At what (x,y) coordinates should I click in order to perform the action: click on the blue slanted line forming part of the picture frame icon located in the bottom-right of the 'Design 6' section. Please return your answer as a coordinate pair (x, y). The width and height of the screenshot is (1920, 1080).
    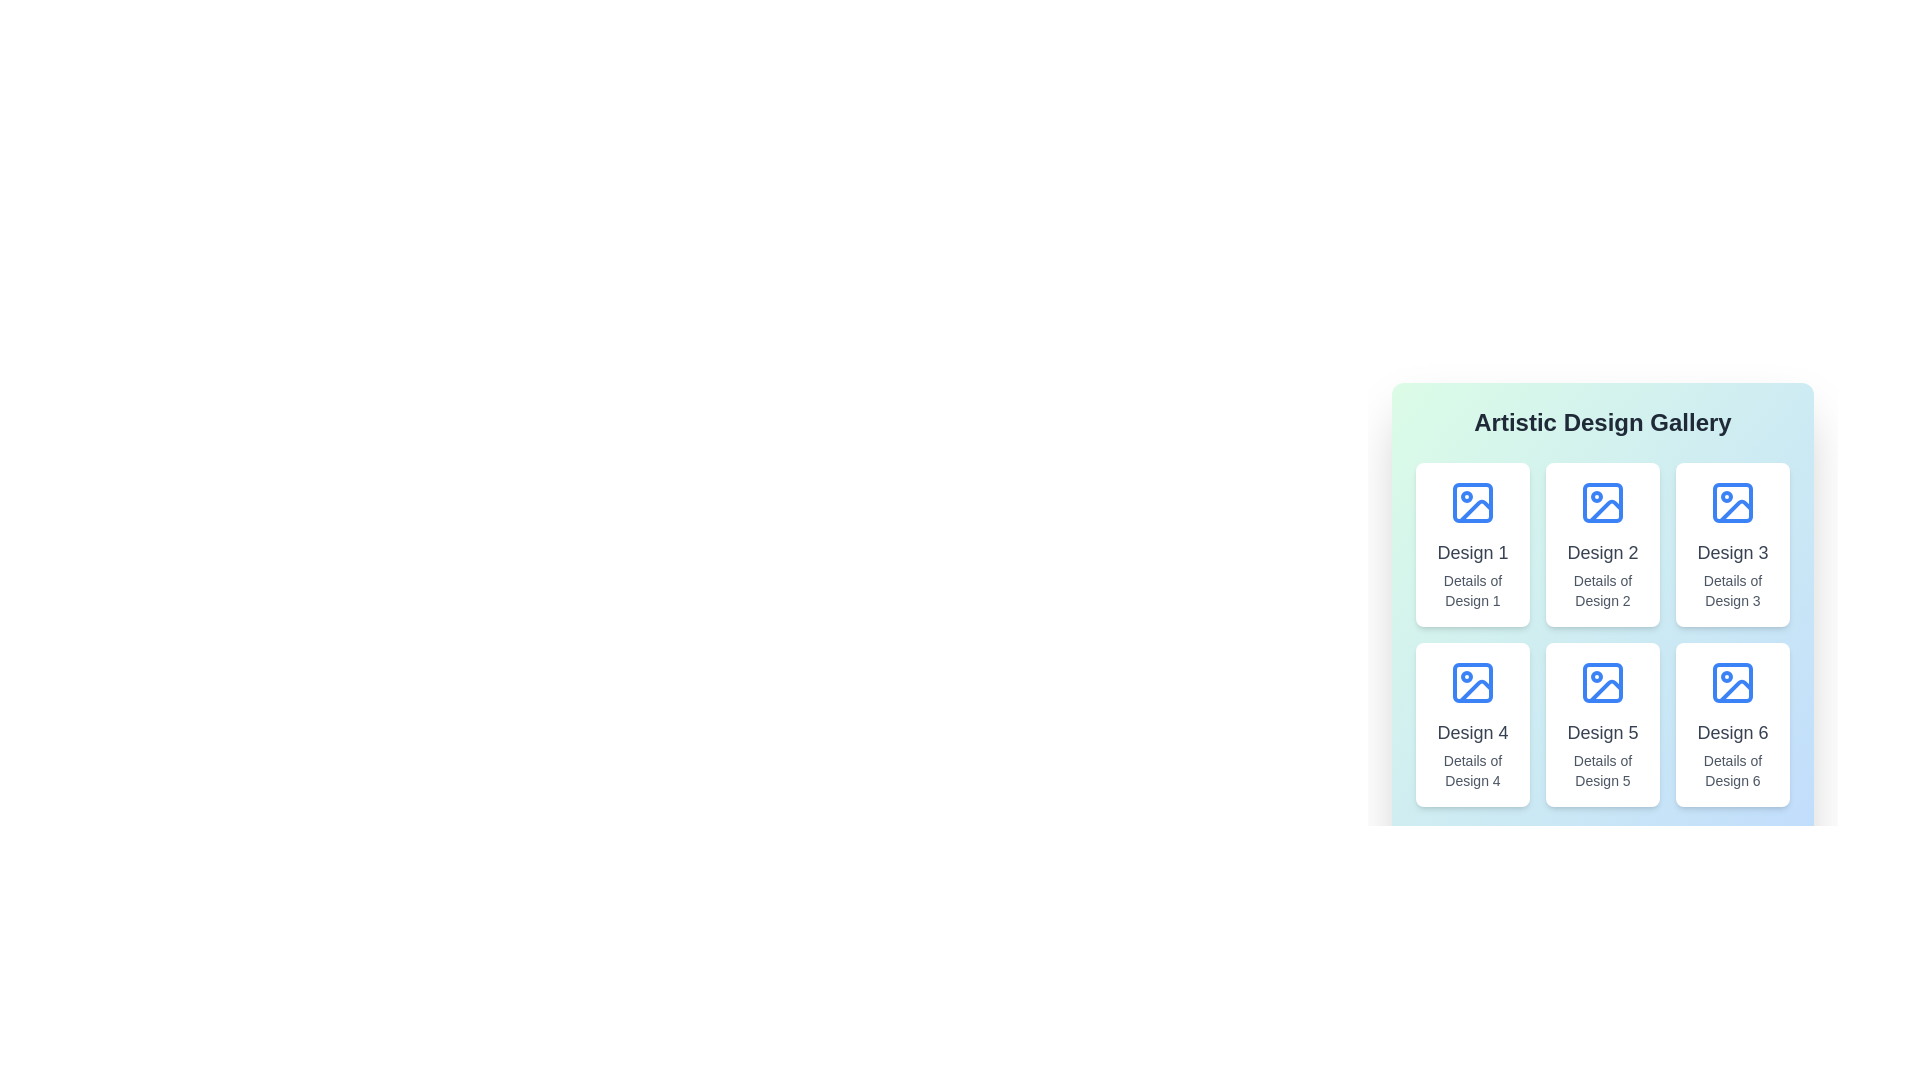
    Looking at the image, I should click on (1735, 689).